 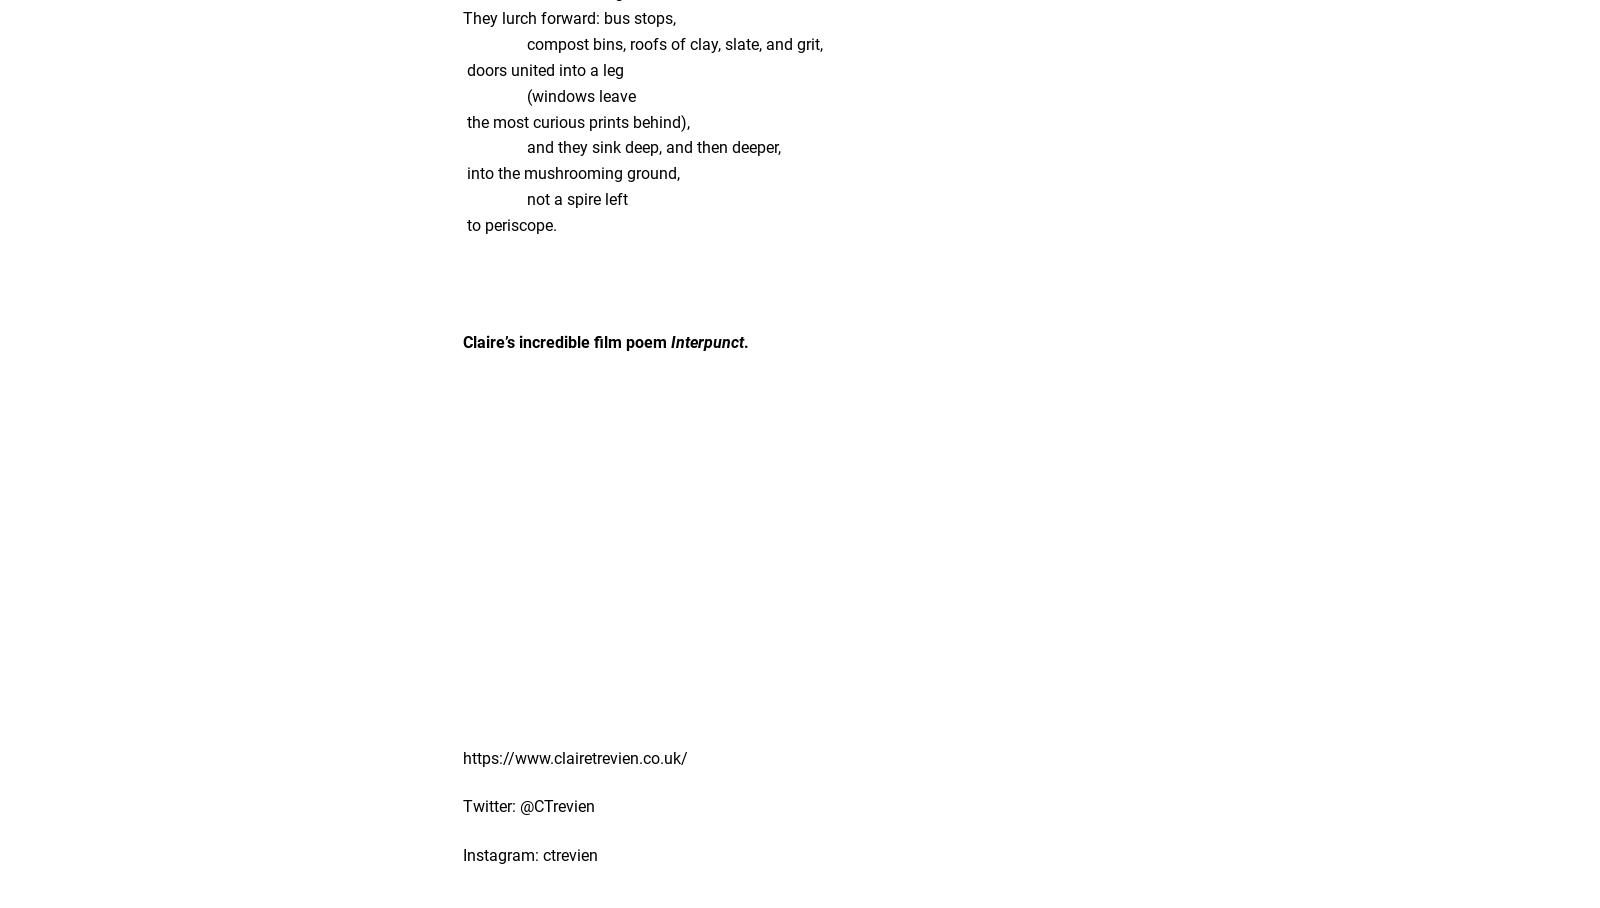 What do you see at coordinates (548, 94) in the screenshot?
I see `'(windows leave'` at bounding box center [548, 94].